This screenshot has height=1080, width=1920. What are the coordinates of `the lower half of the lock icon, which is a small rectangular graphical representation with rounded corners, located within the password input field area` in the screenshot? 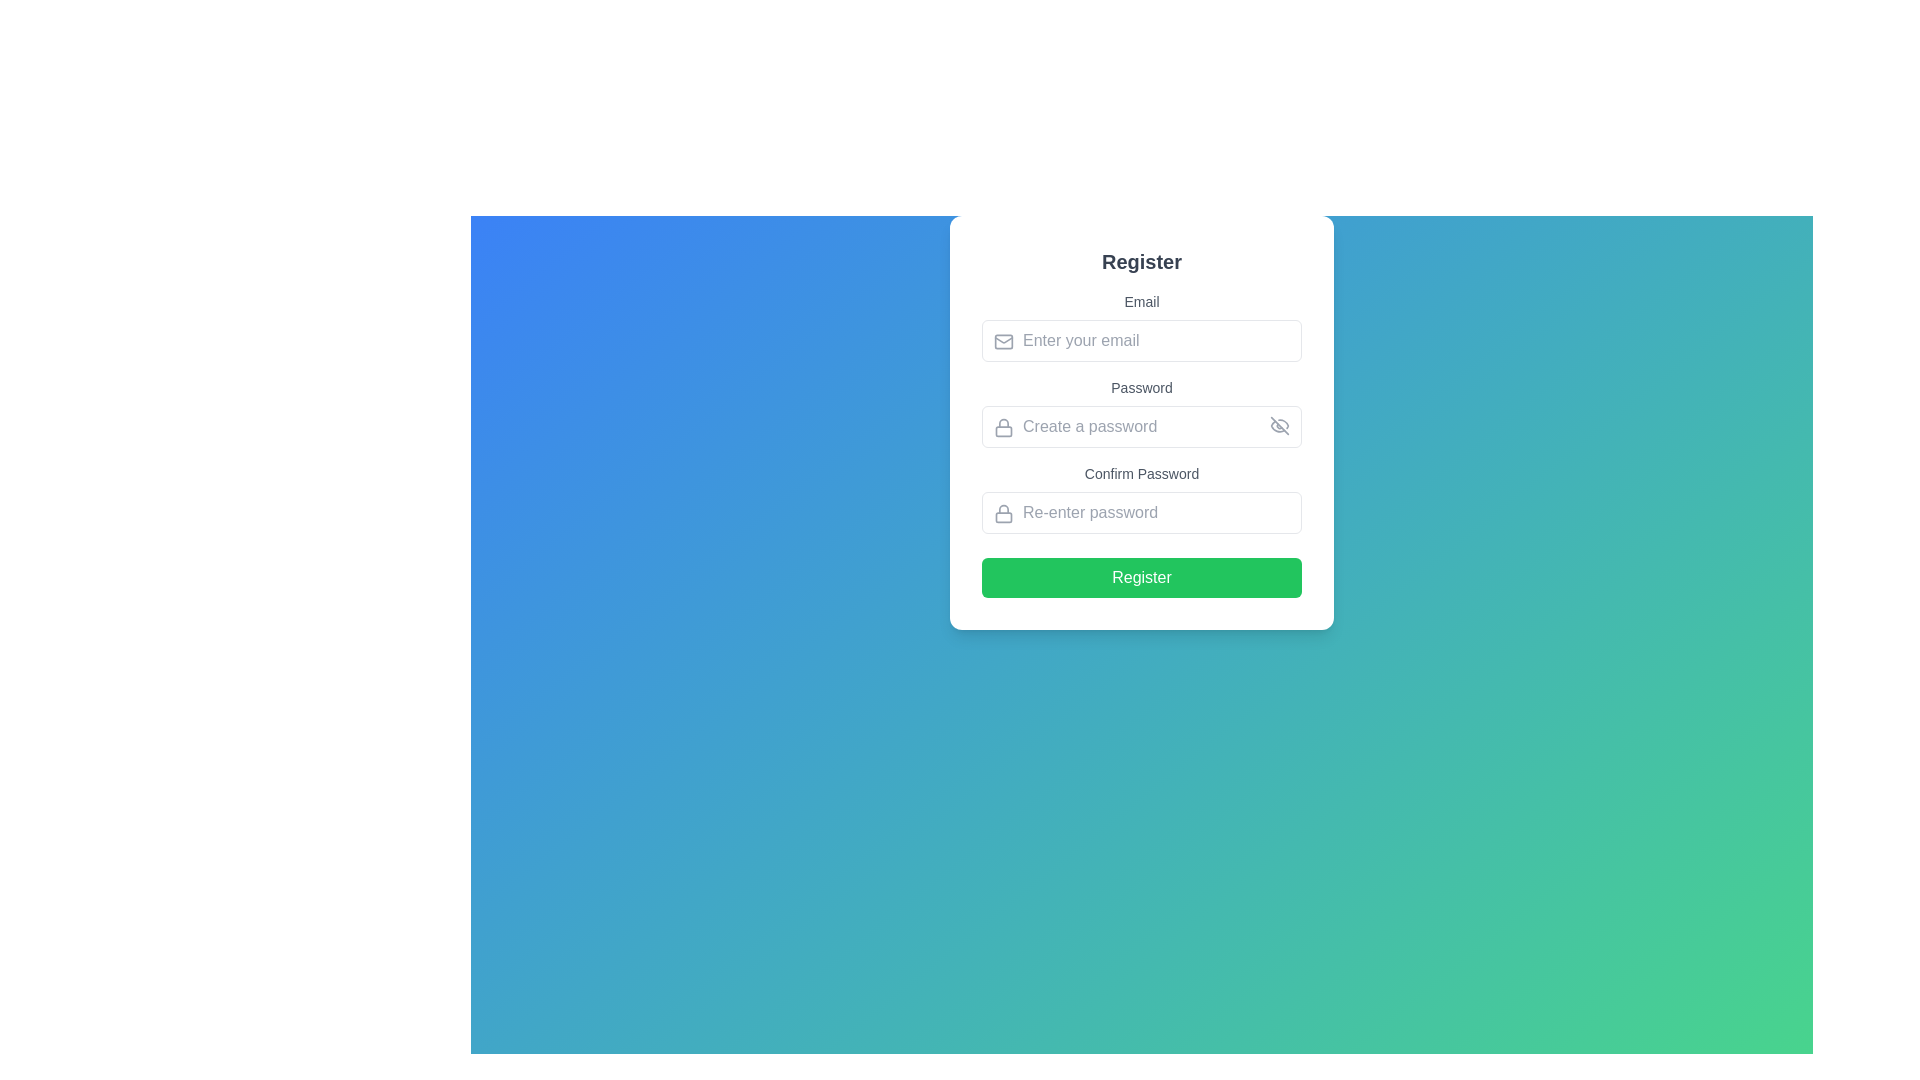 It's located at (1003, 430).